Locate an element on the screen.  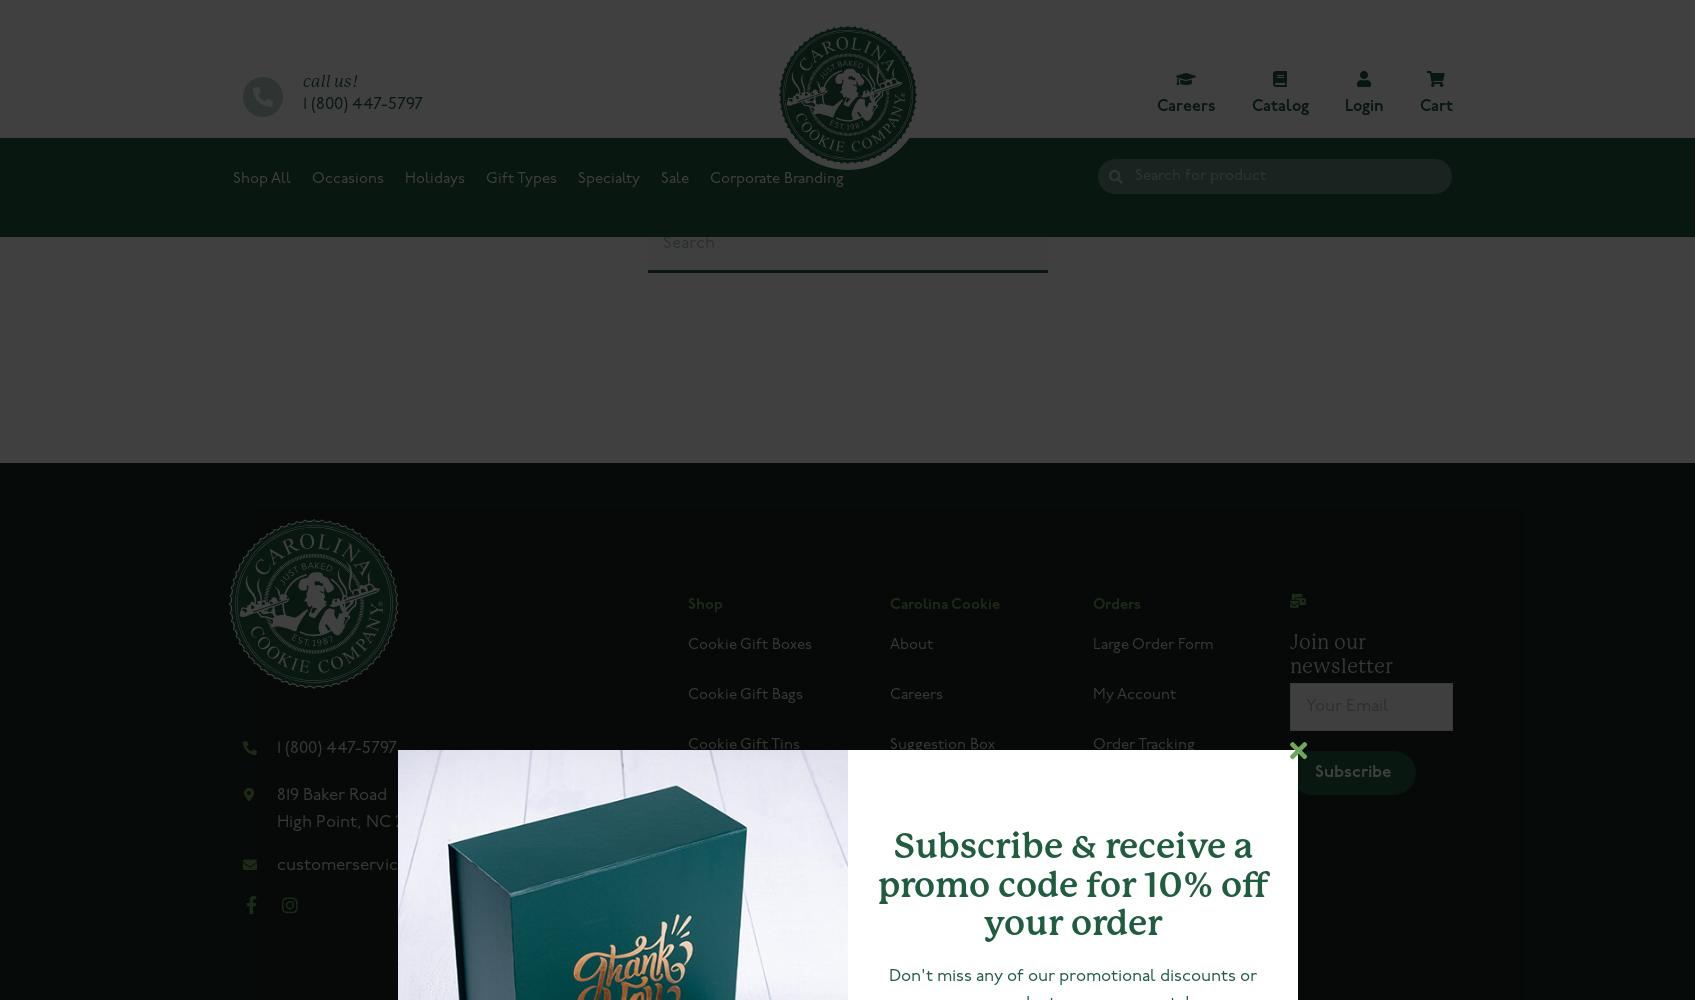
'Catalog Request' is located at coordinates (946, 895).